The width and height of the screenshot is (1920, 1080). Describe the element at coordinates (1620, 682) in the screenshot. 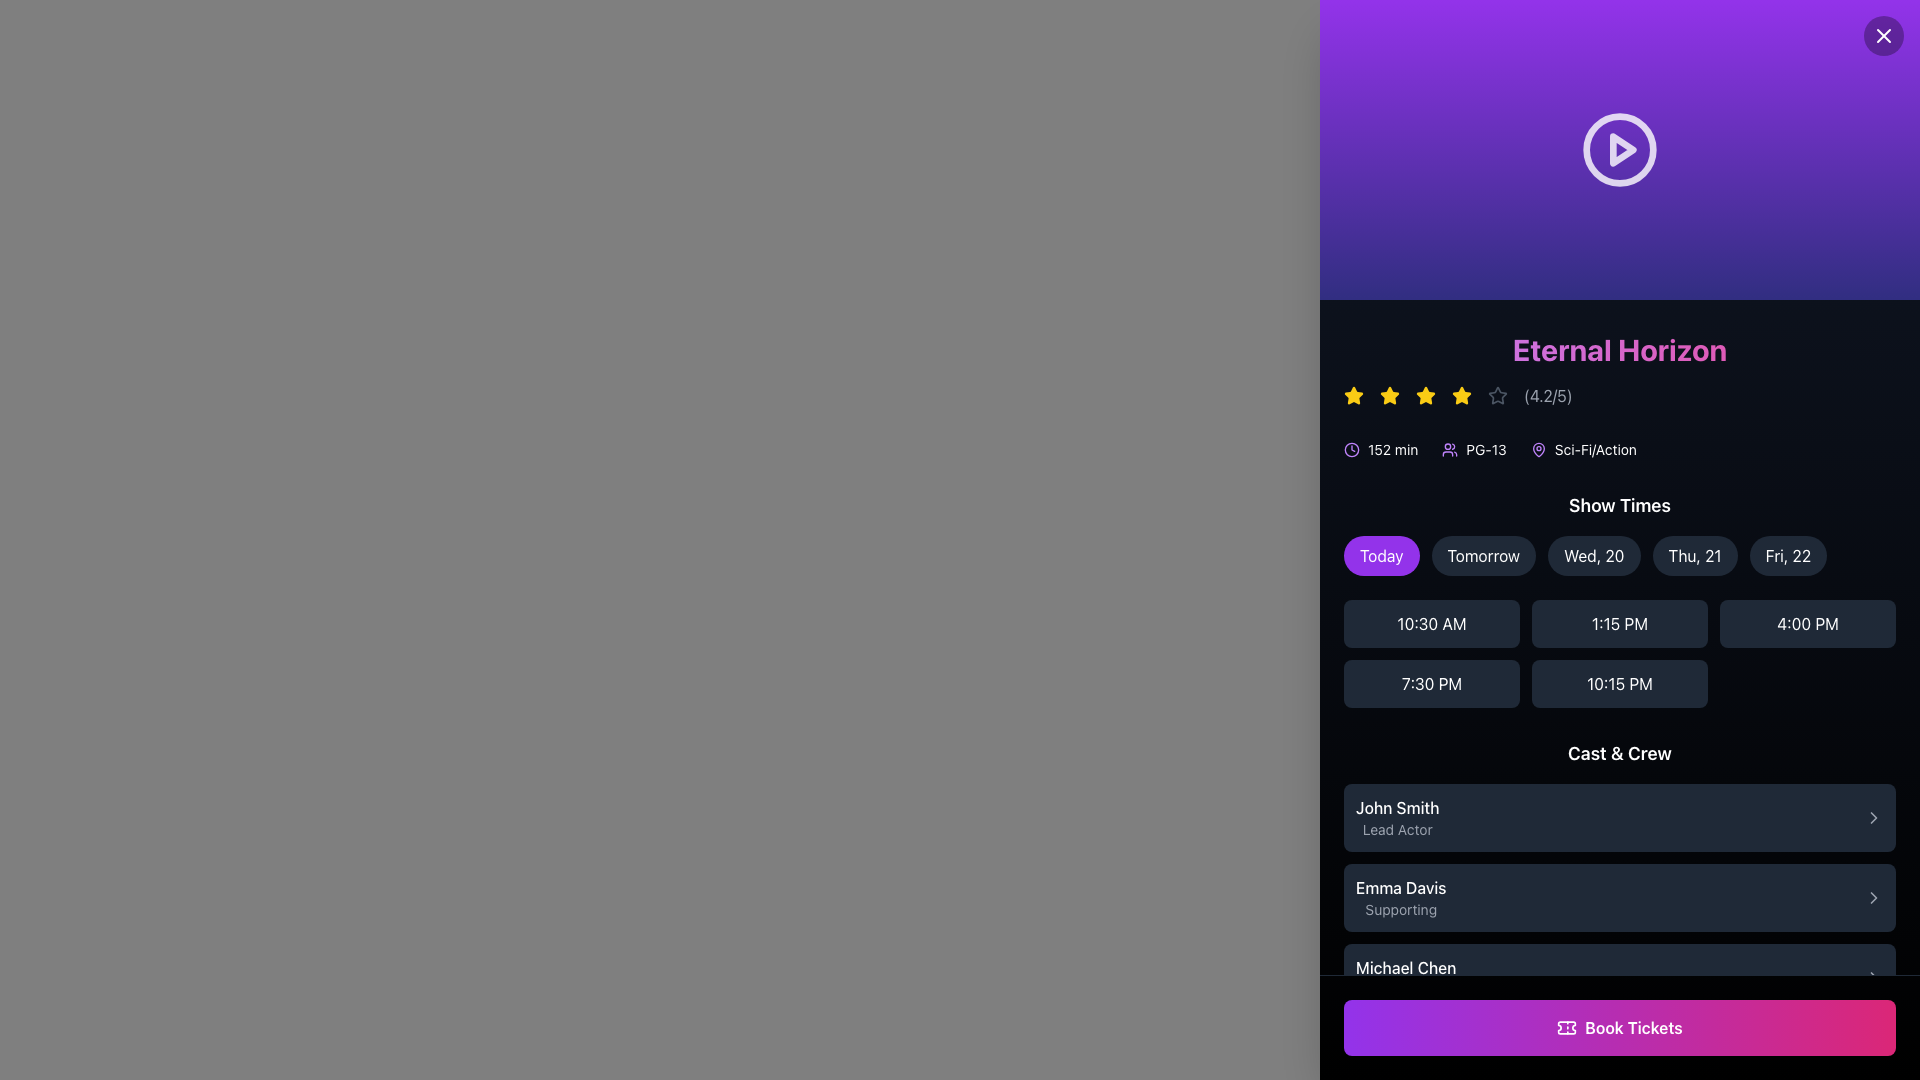

I see `the button representing the 10:15 PM movie showing time slot, which is the fifth button in the second row of the 'Show Times' grid layout` at that location.